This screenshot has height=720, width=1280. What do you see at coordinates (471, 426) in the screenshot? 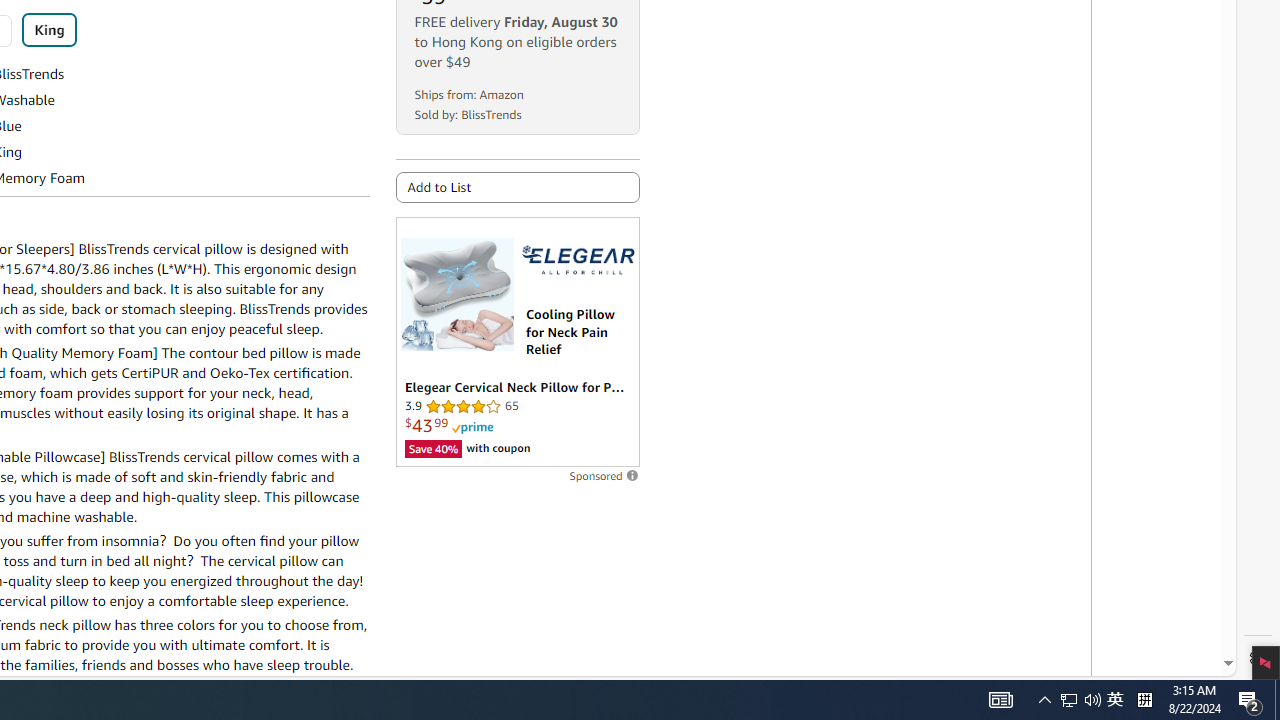
I see `'Prime'` at bounding box center [471, 426].